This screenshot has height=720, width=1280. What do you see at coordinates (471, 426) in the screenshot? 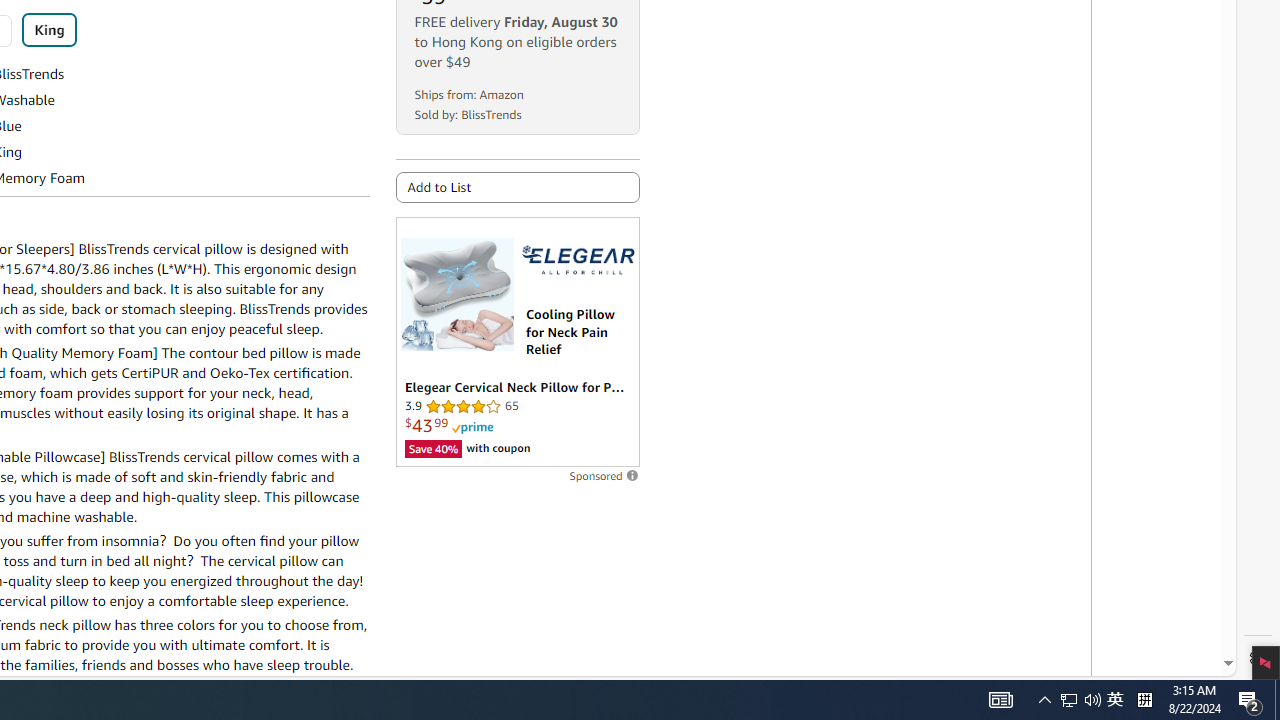
I see `'Prime'` at bounding box center [471, 426].